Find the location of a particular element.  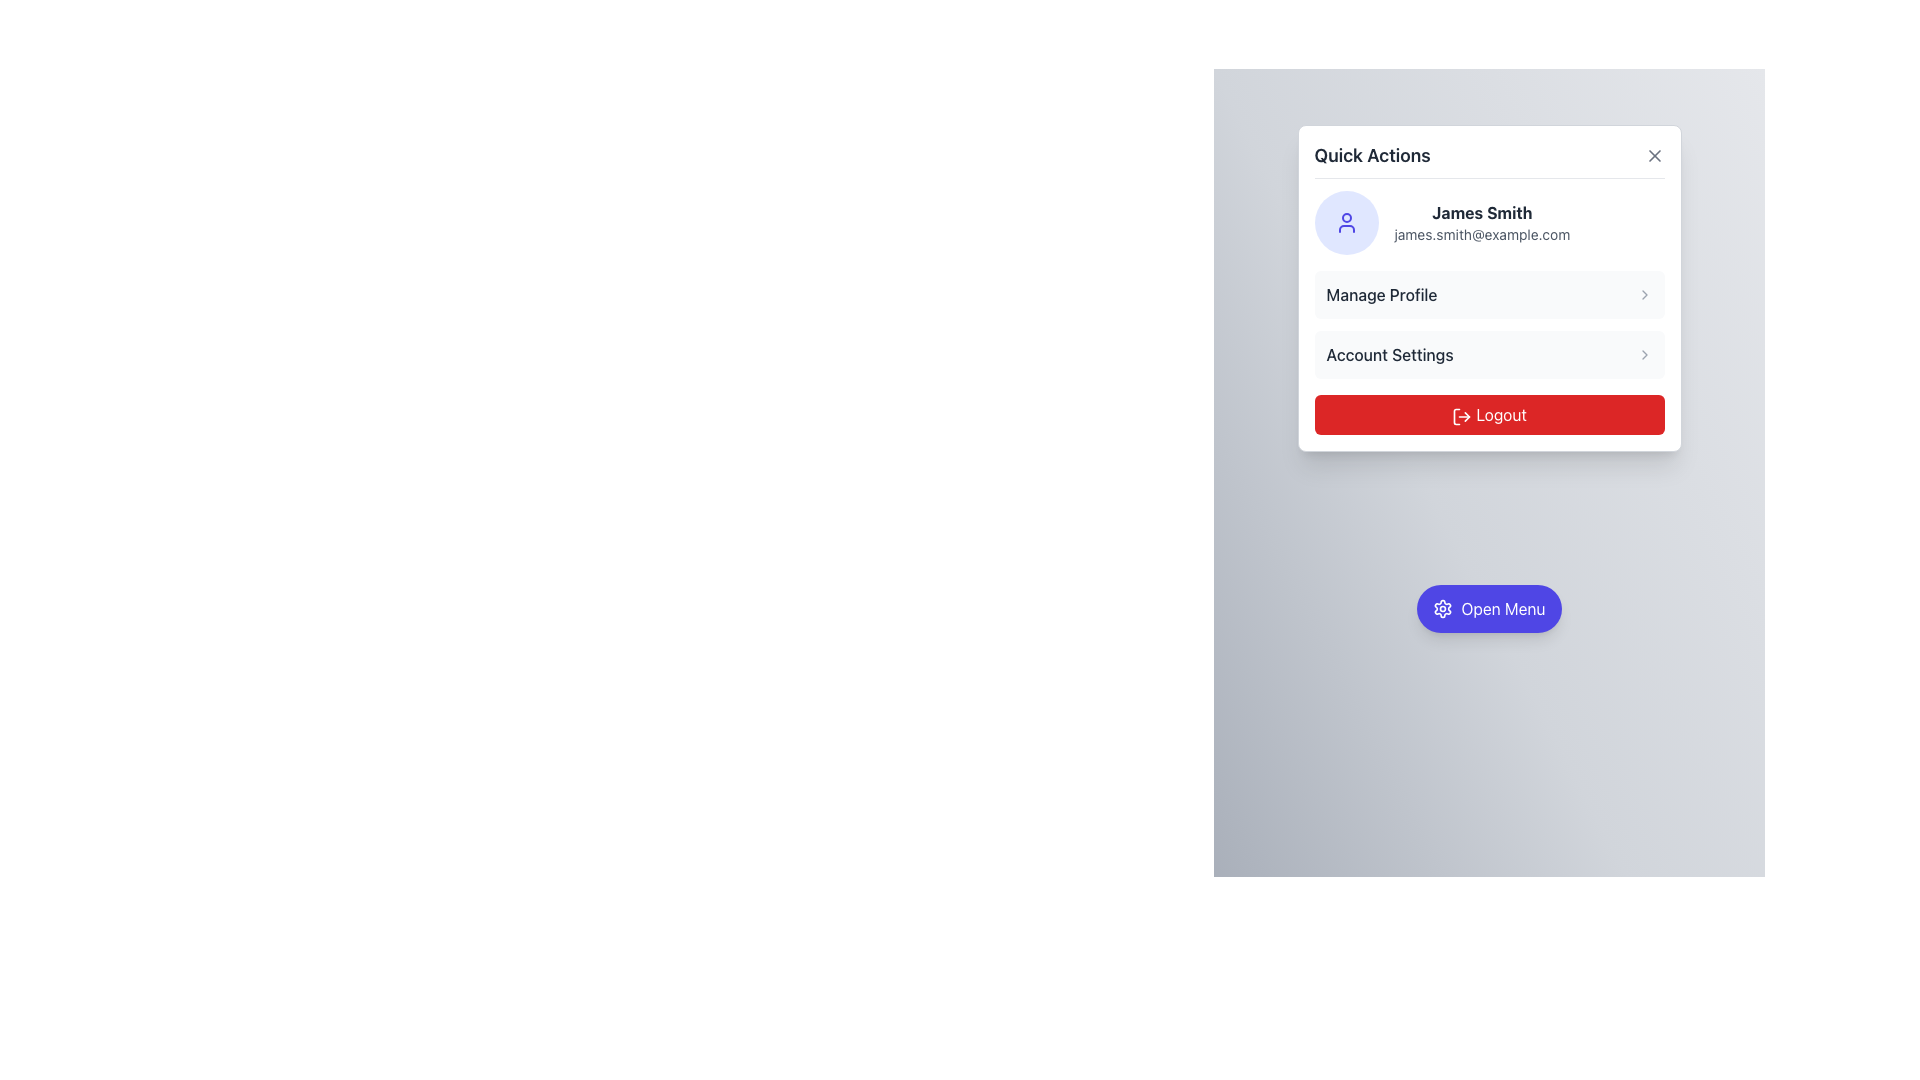

the icon located at the far right of the 'Account Settings' row within the 'Quick Actions' menu is located at coordinates (1644, 353).